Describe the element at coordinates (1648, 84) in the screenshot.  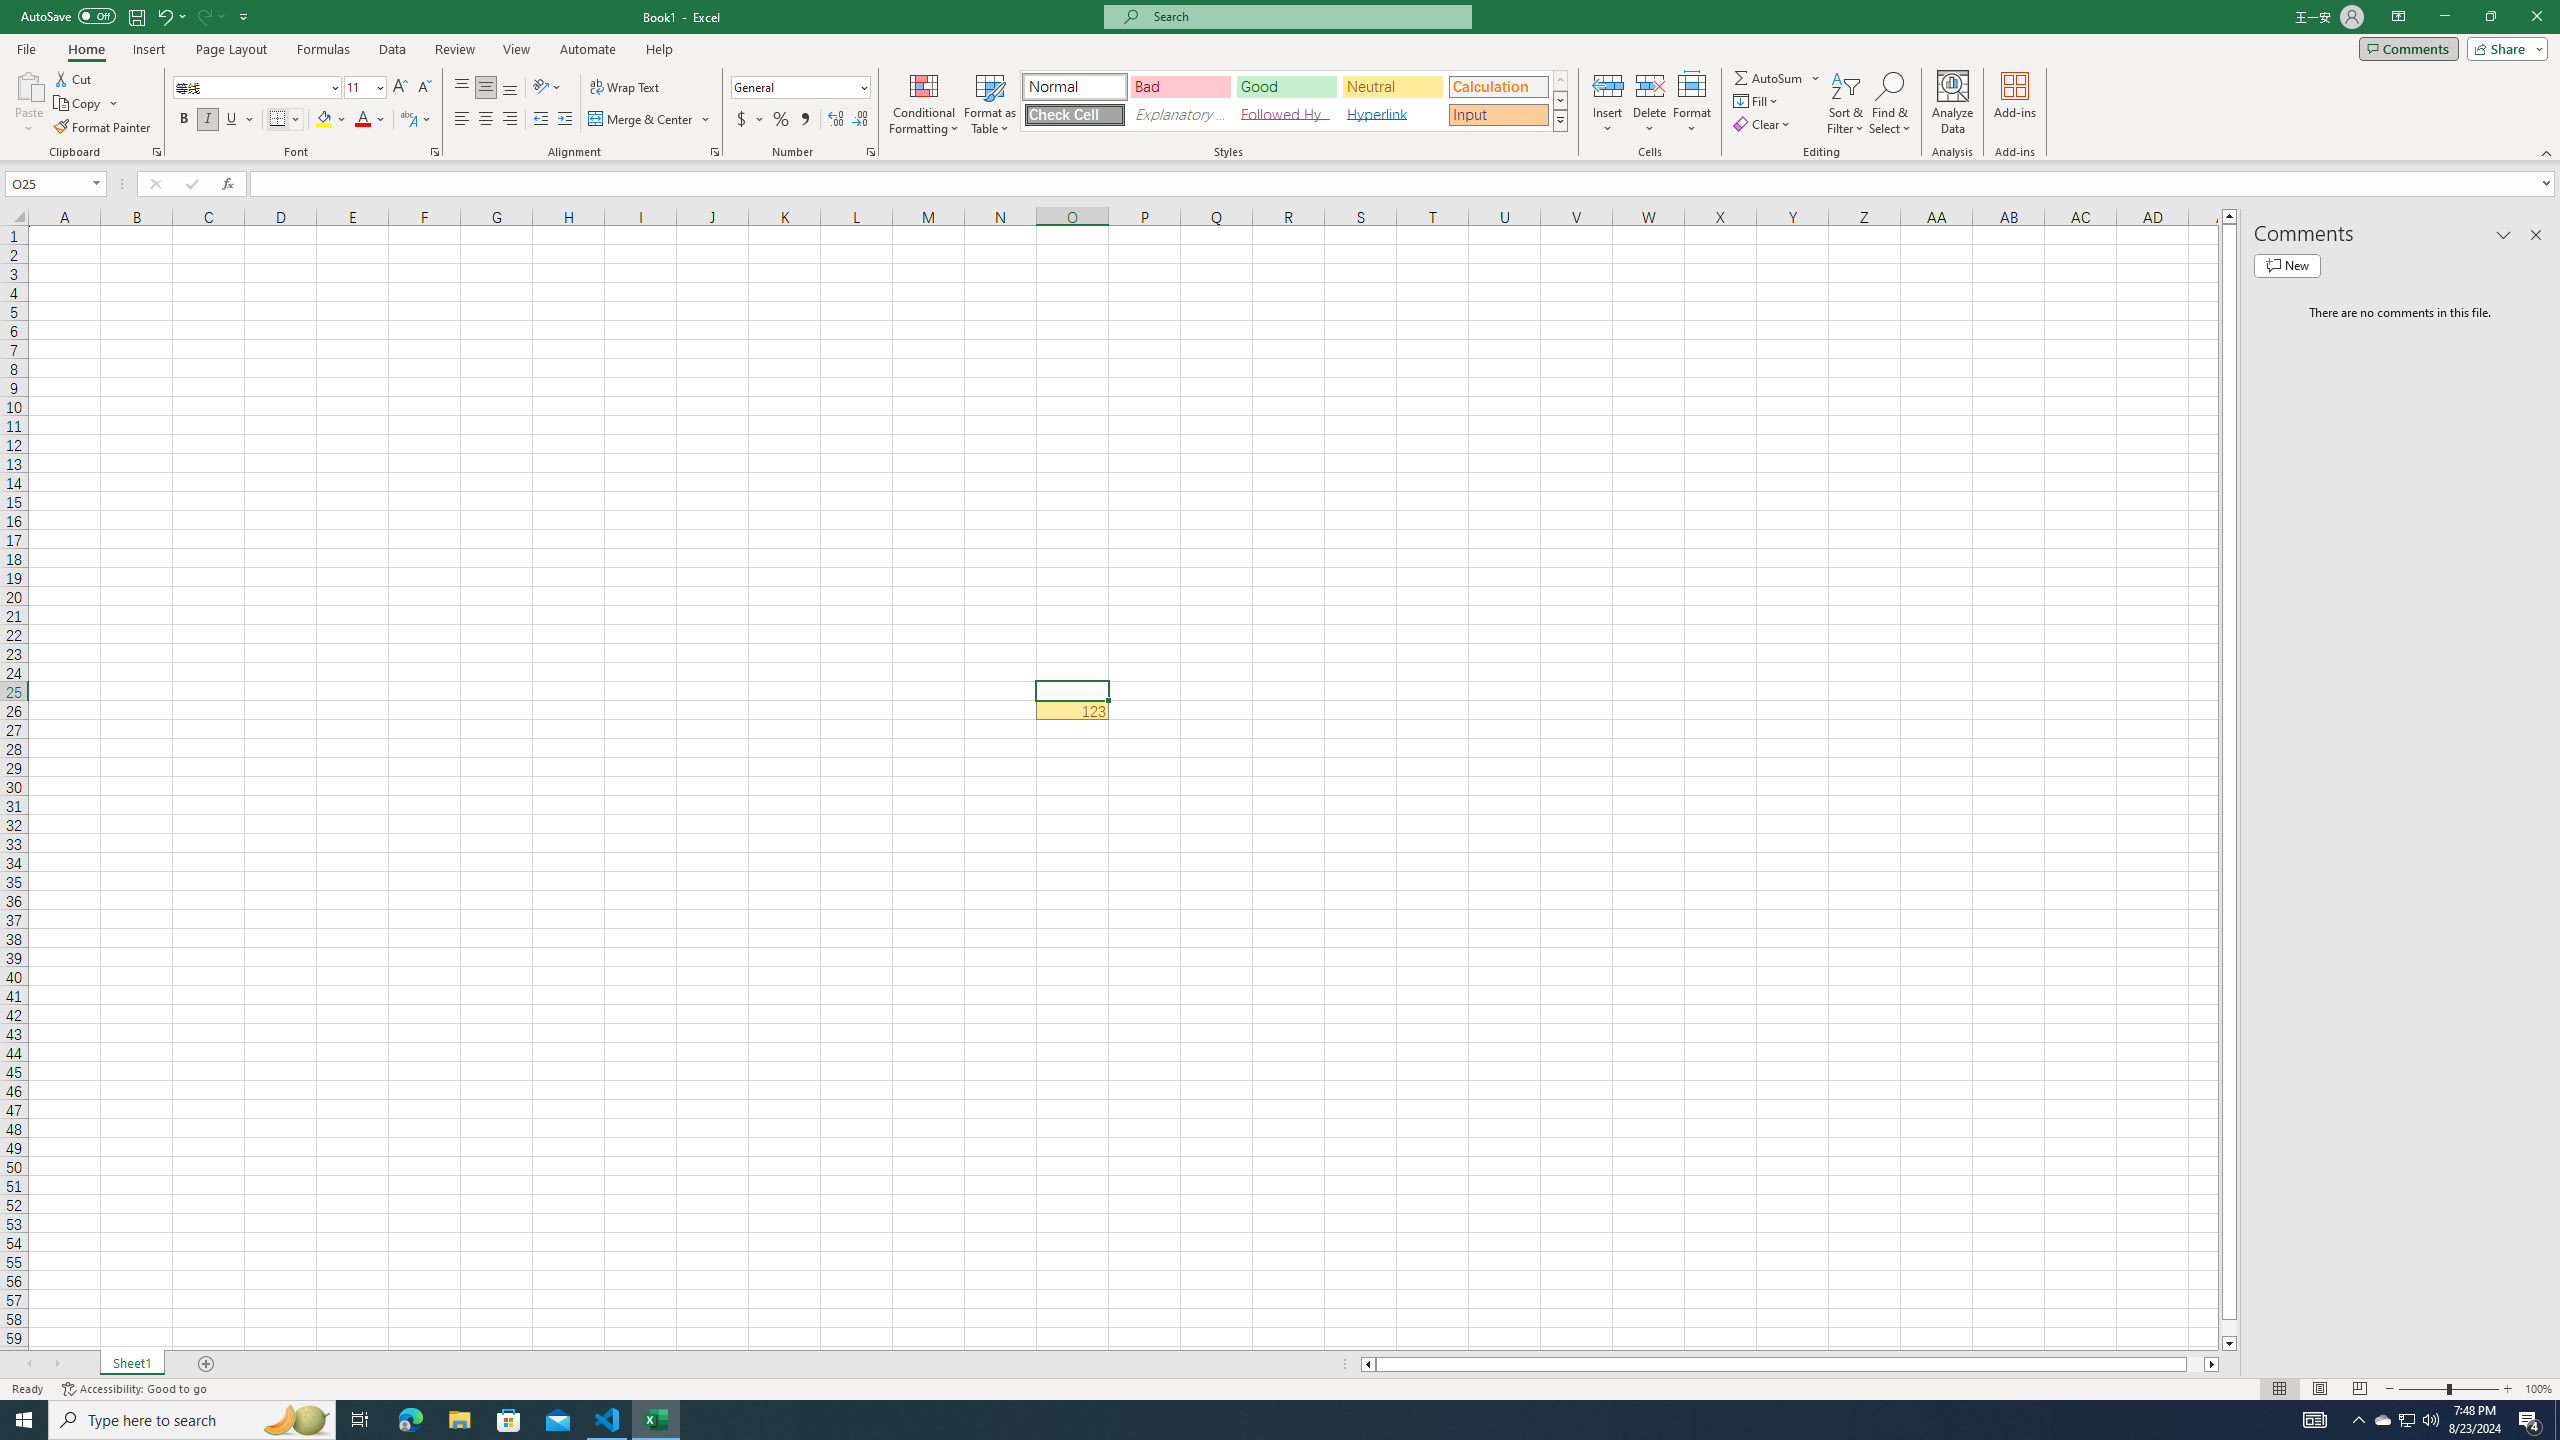
I see `'Delete Cells...'` at that location.